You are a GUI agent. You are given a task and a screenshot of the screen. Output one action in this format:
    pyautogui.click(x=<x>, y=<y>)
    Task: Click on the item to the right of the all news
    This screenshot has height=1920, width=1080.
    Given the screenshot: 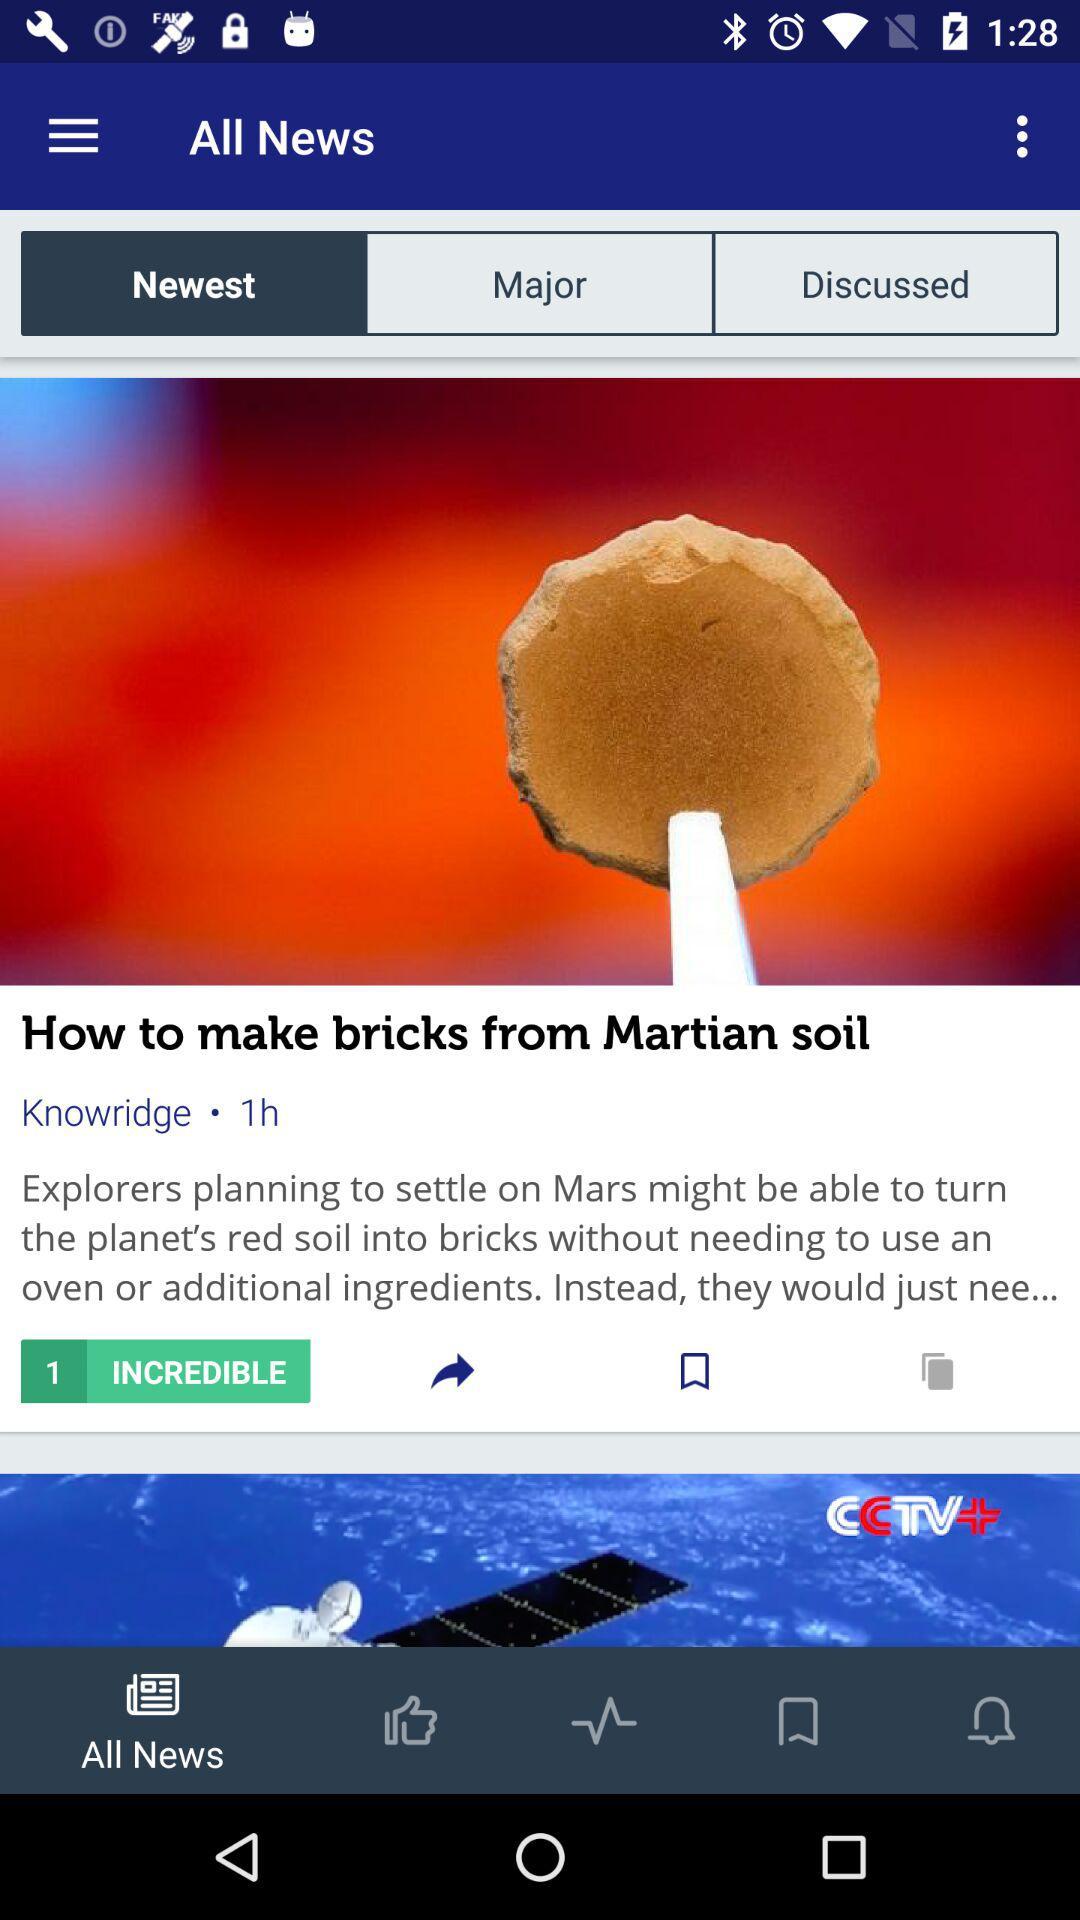 What is the action you would take?
    pyautogui.click(x=1027, y=135)
    